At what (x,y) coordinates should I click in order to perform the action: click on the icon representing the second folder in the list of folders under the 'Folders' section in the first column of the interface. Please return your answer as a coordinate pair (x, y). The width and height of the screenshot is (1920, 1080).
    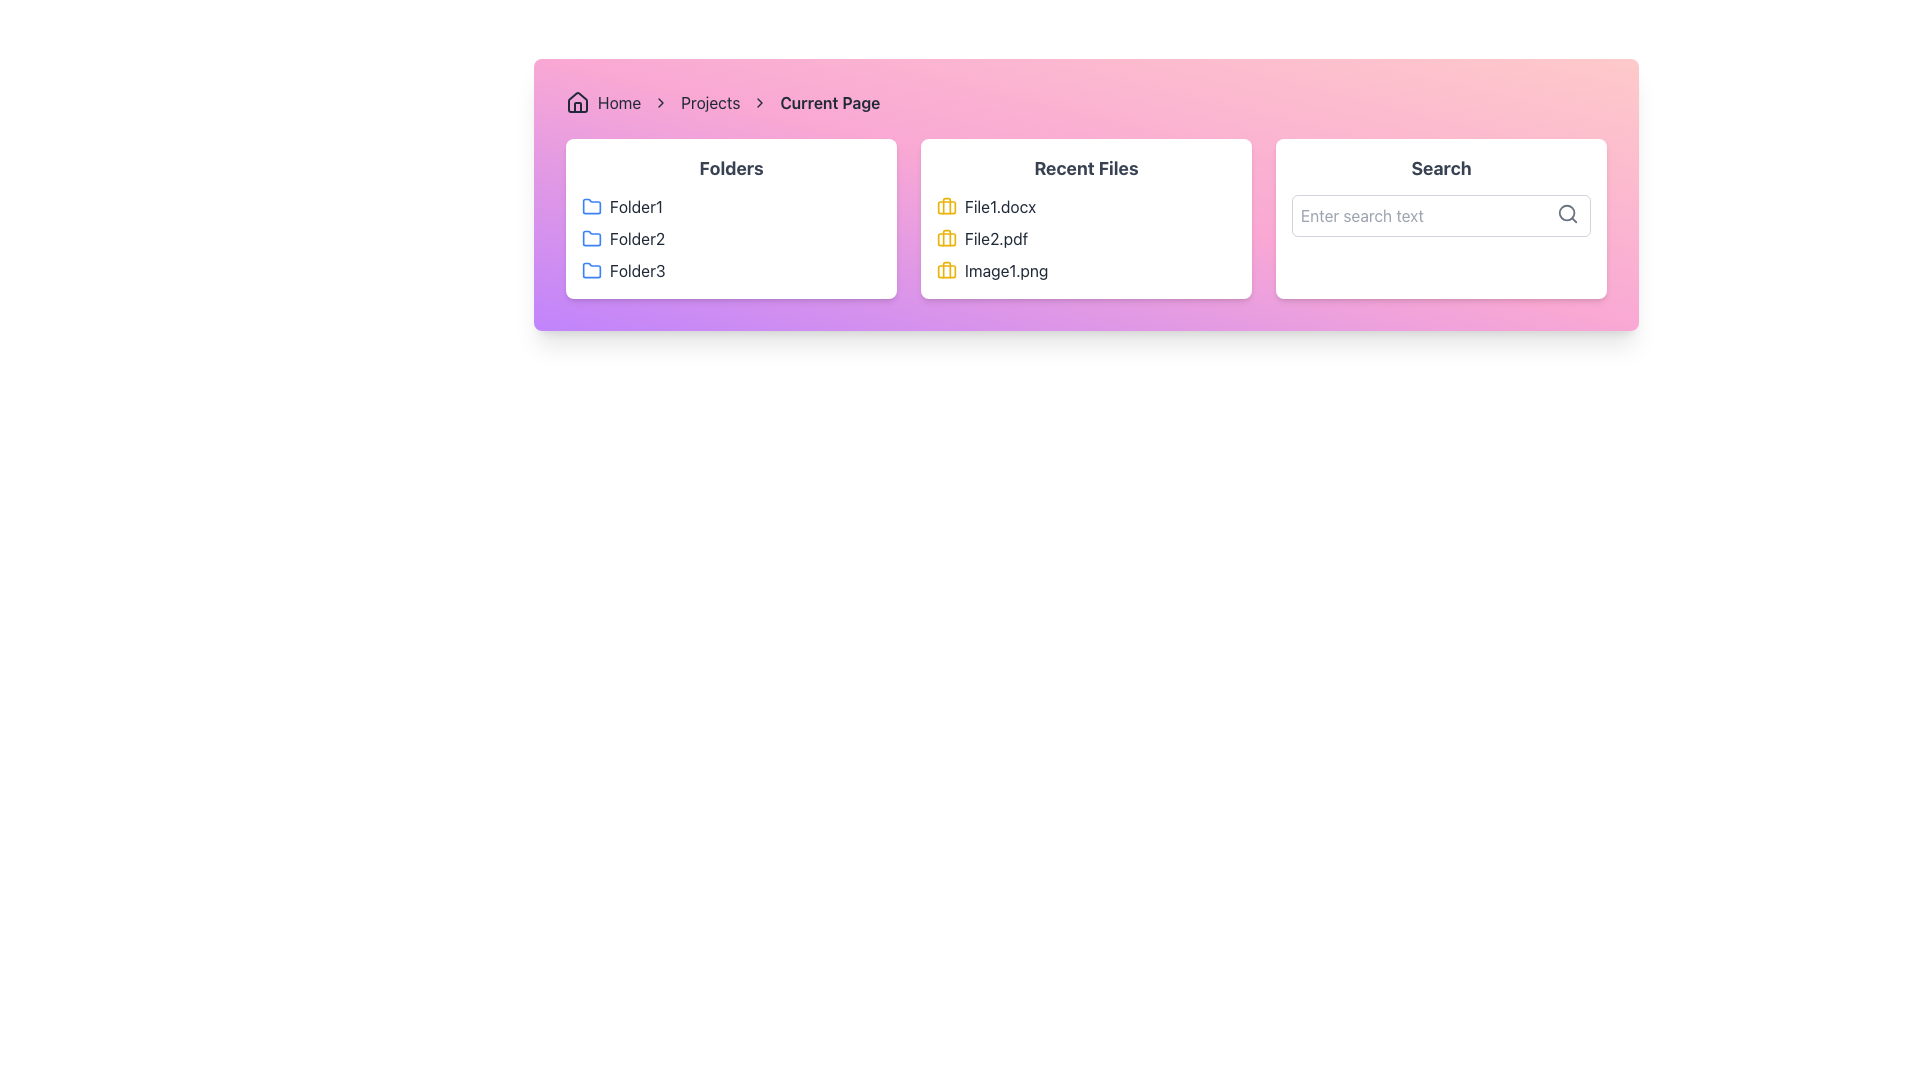
    Looking at the image, I should click on (590, 237).